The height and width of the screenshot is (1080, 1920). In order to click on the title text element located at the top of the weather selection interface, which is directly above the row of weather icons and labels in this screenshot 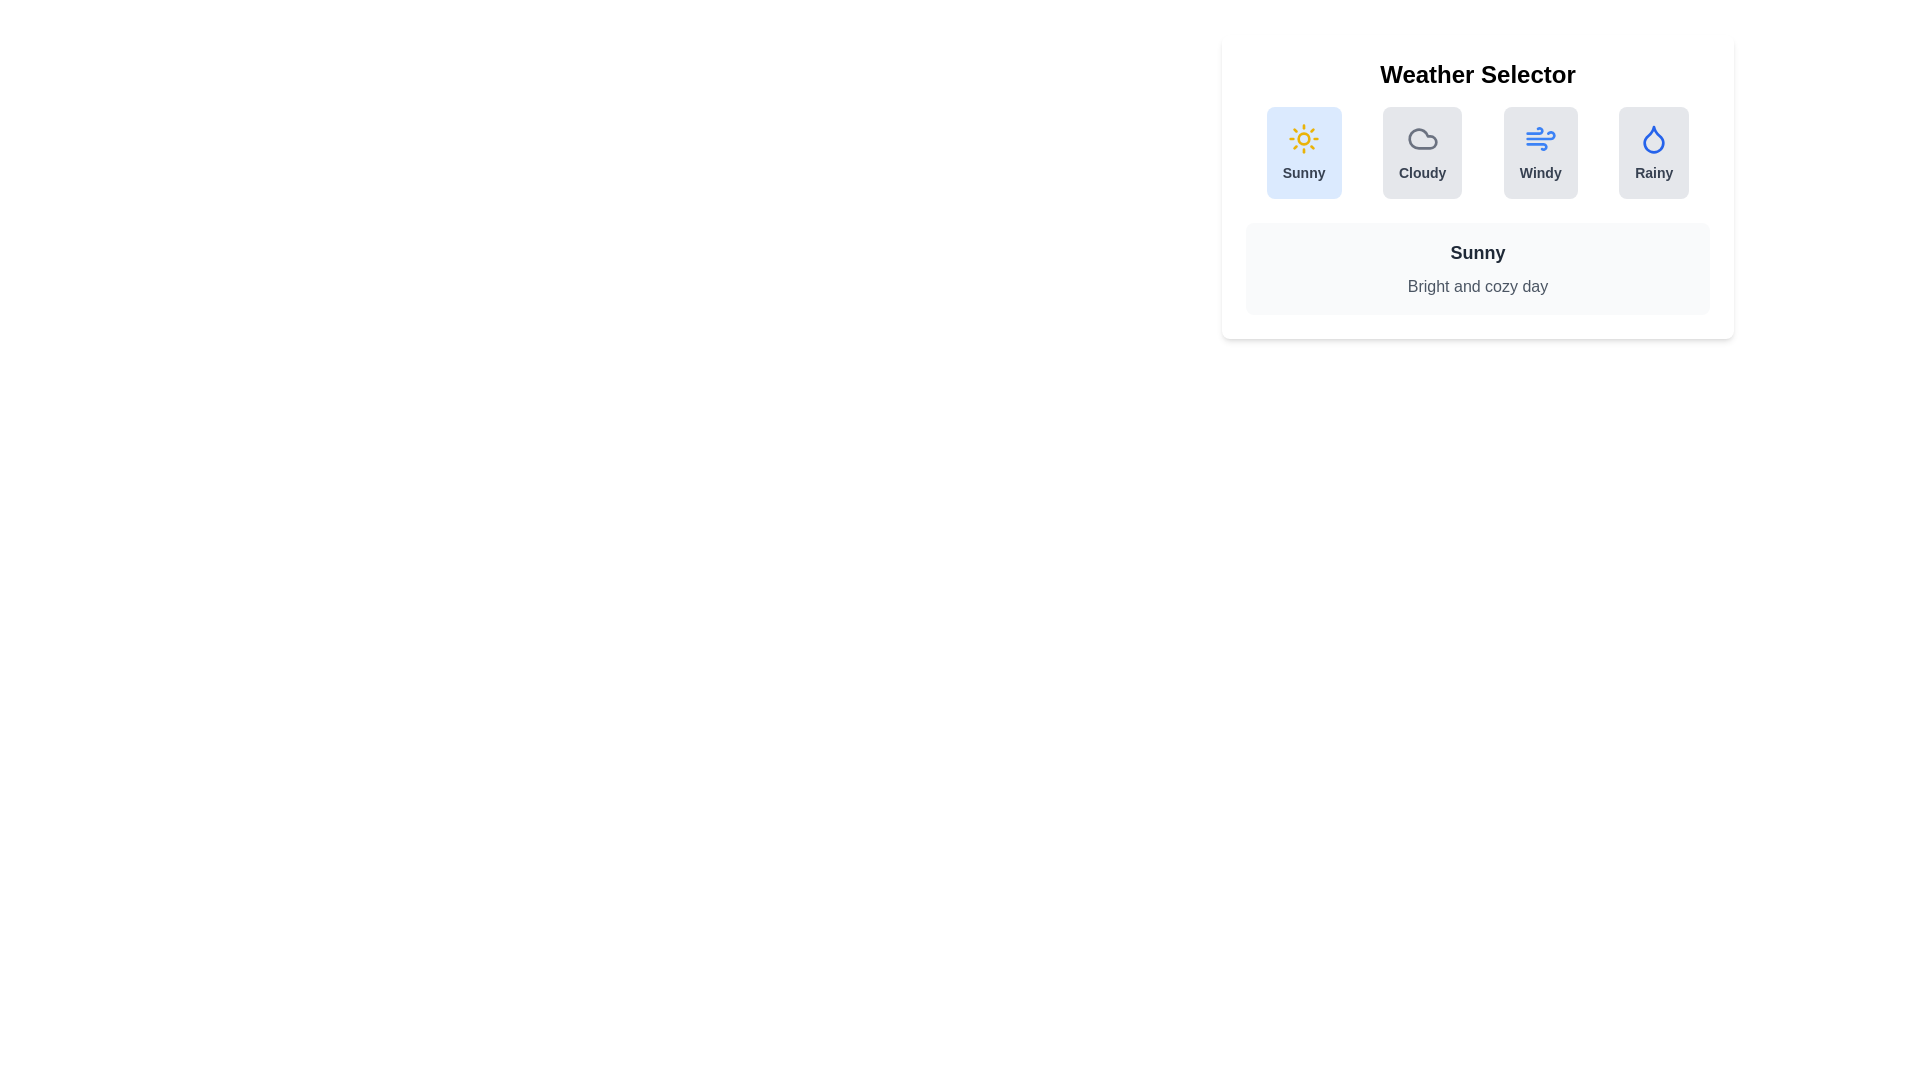, I will do `click(1478, 73)`.